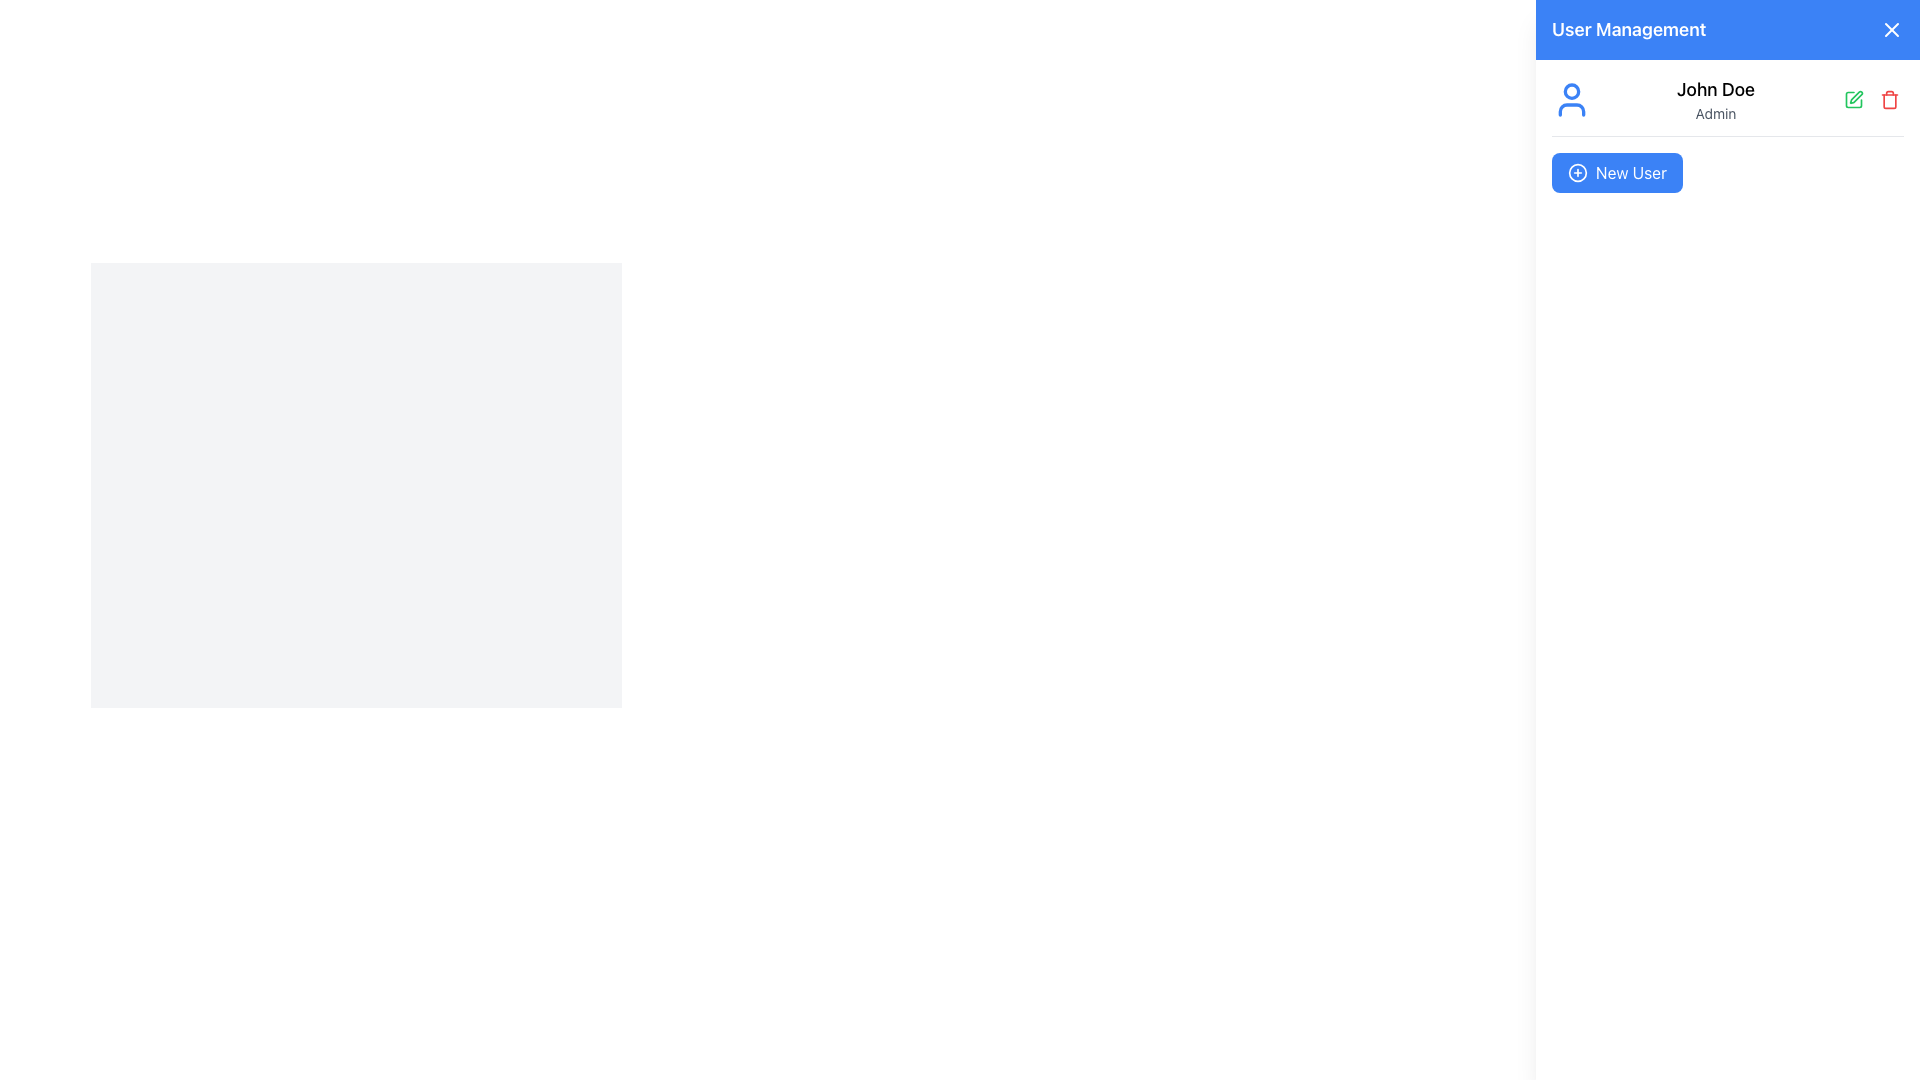 The height and width of the screenshot is (1080, 1920). Describe the element at coordinates (1889, 100) in the screenshot. I see `the delete icon located` at that location.